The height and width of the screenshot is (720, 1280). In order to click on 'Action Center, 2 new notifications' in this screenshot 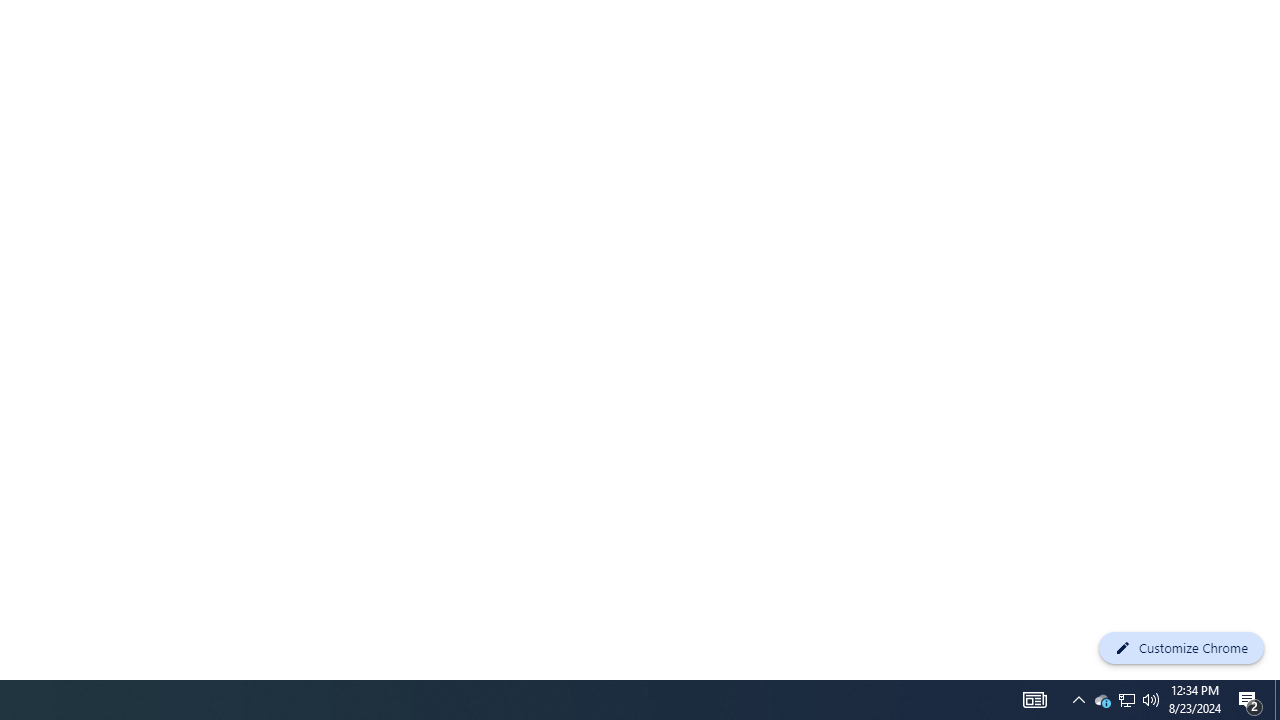, I will do `click(1250, 698)`.